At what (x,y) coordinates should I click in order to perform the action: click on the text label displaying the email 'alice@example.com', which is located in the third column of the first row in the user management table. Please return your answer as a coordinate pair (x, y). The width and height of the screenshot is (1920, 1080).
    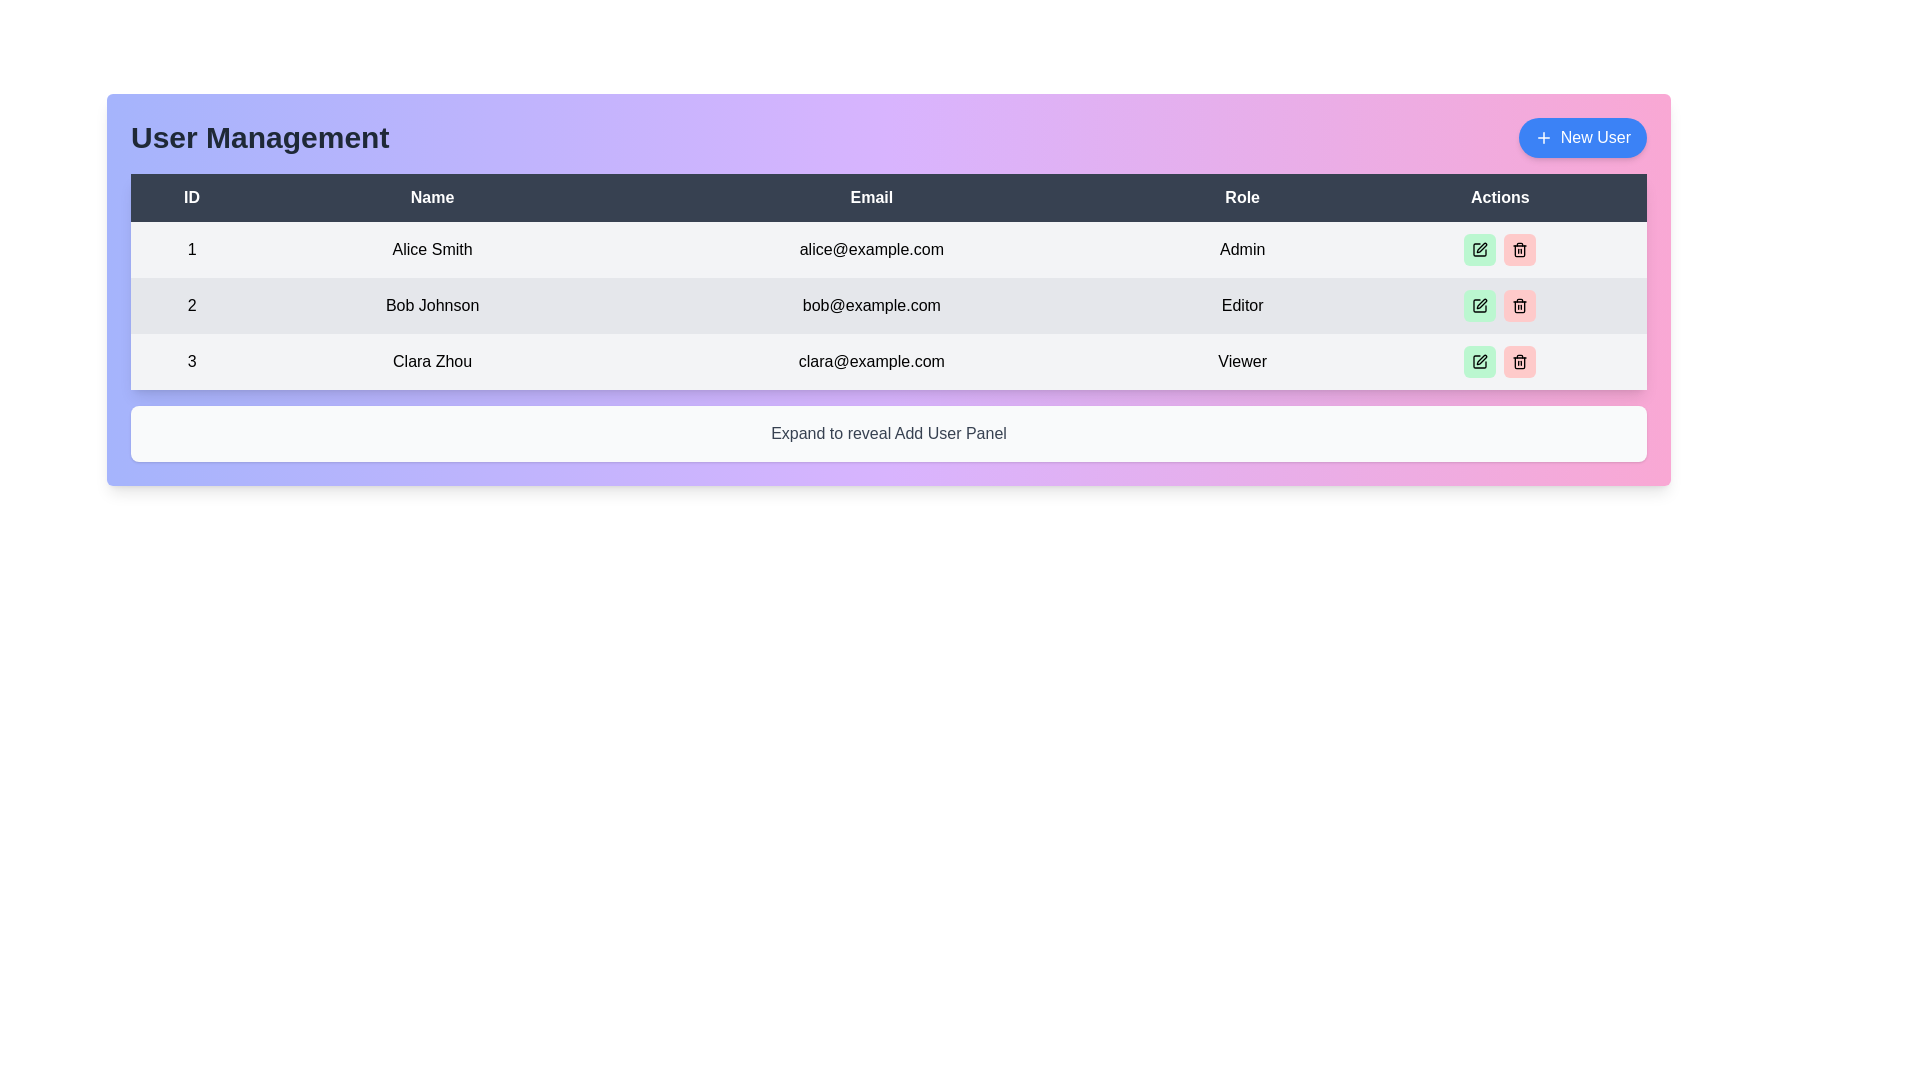
    Looking at the image, I should click on (871, 249).